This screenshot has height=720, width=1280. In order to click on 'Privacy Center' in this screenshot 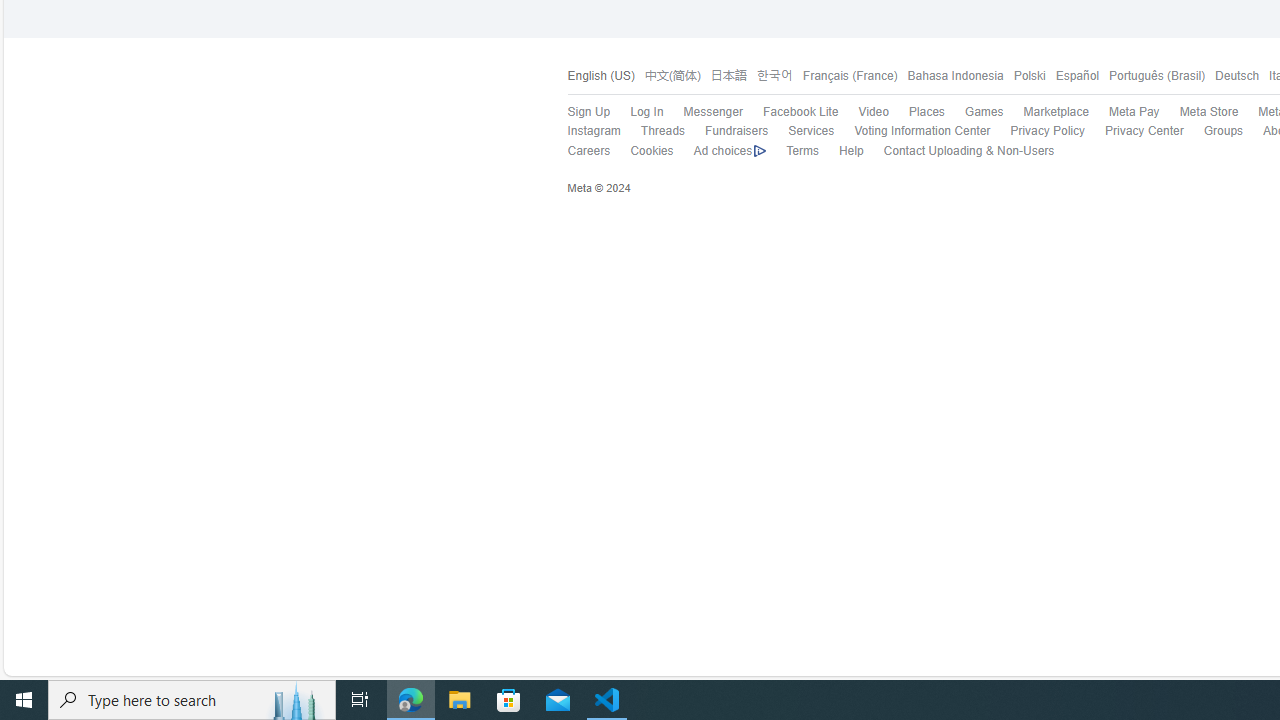, I will do `click(1144, 131)`.